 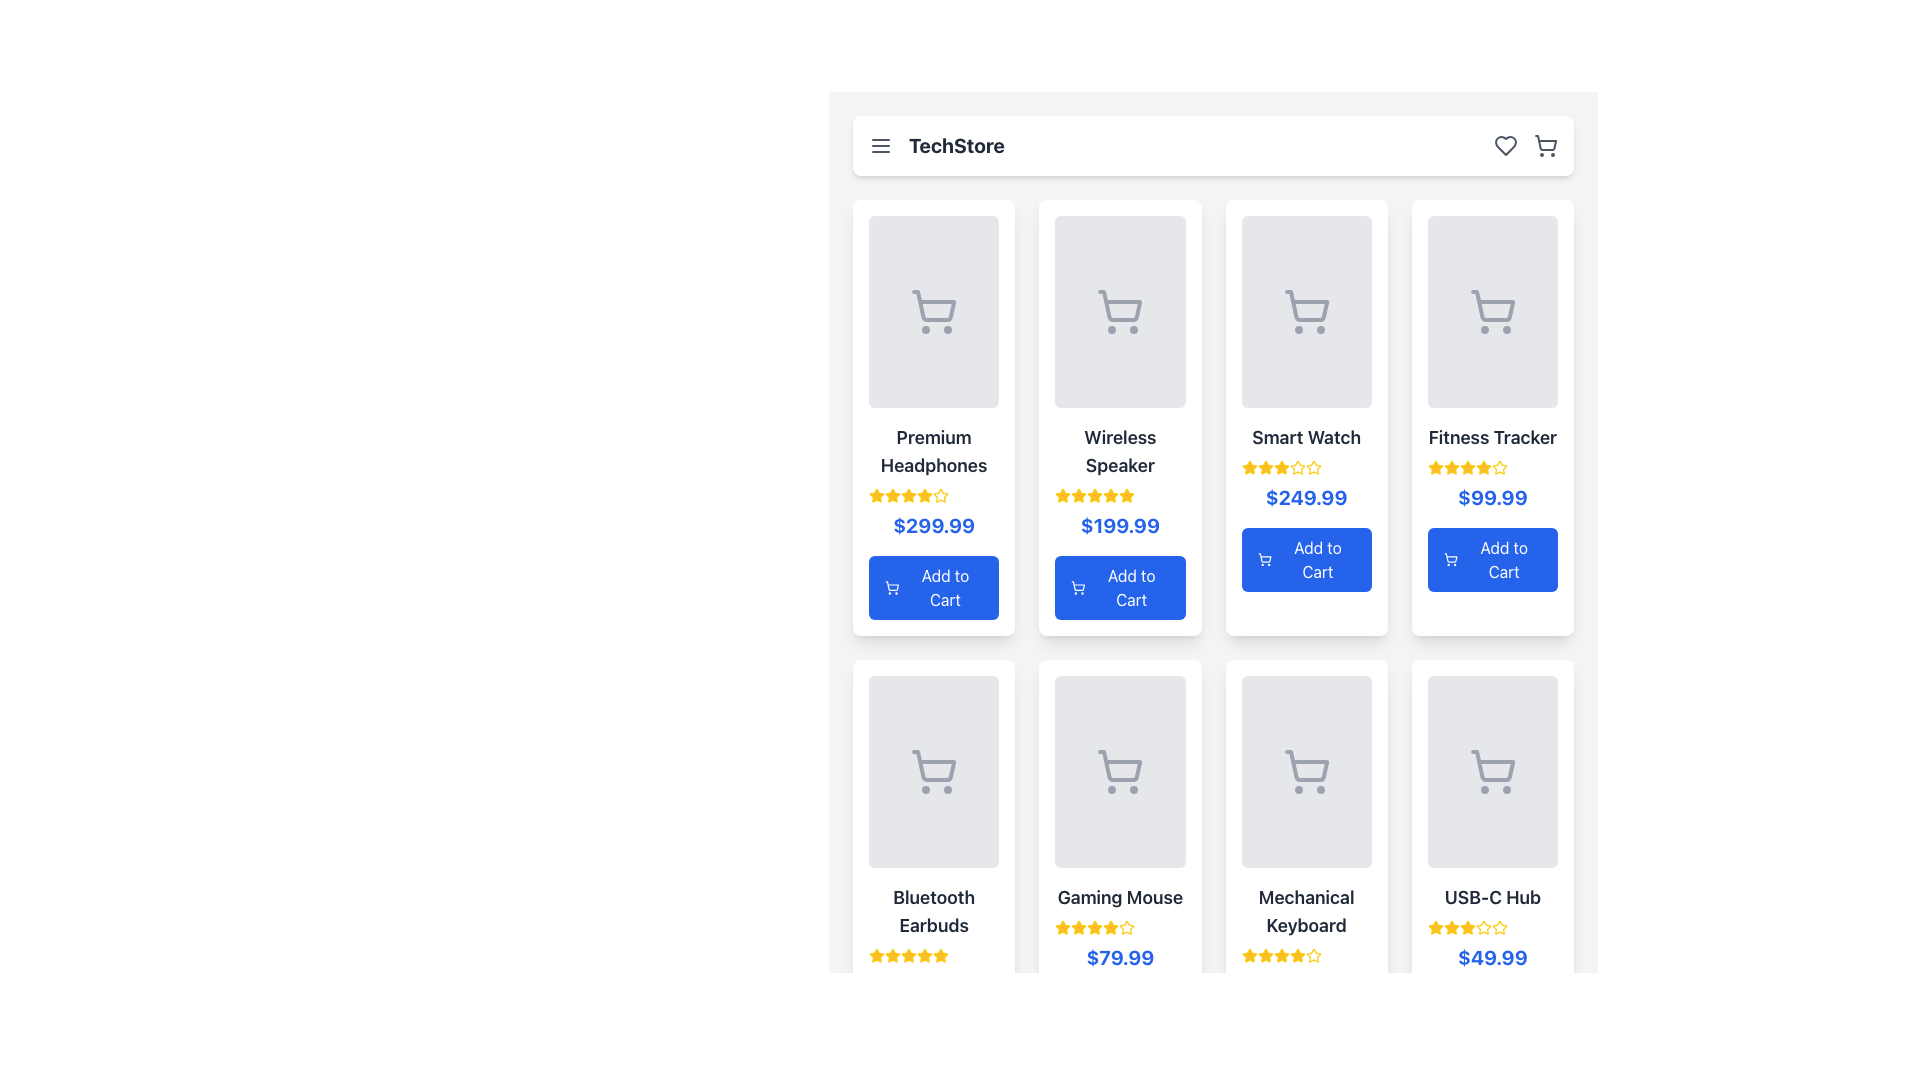 I want to click on product details of the Product card located in the second position of the first row, between the 'Premium Headphones' card and the 'Smart Watch' card, so click(x=1120, y=416).